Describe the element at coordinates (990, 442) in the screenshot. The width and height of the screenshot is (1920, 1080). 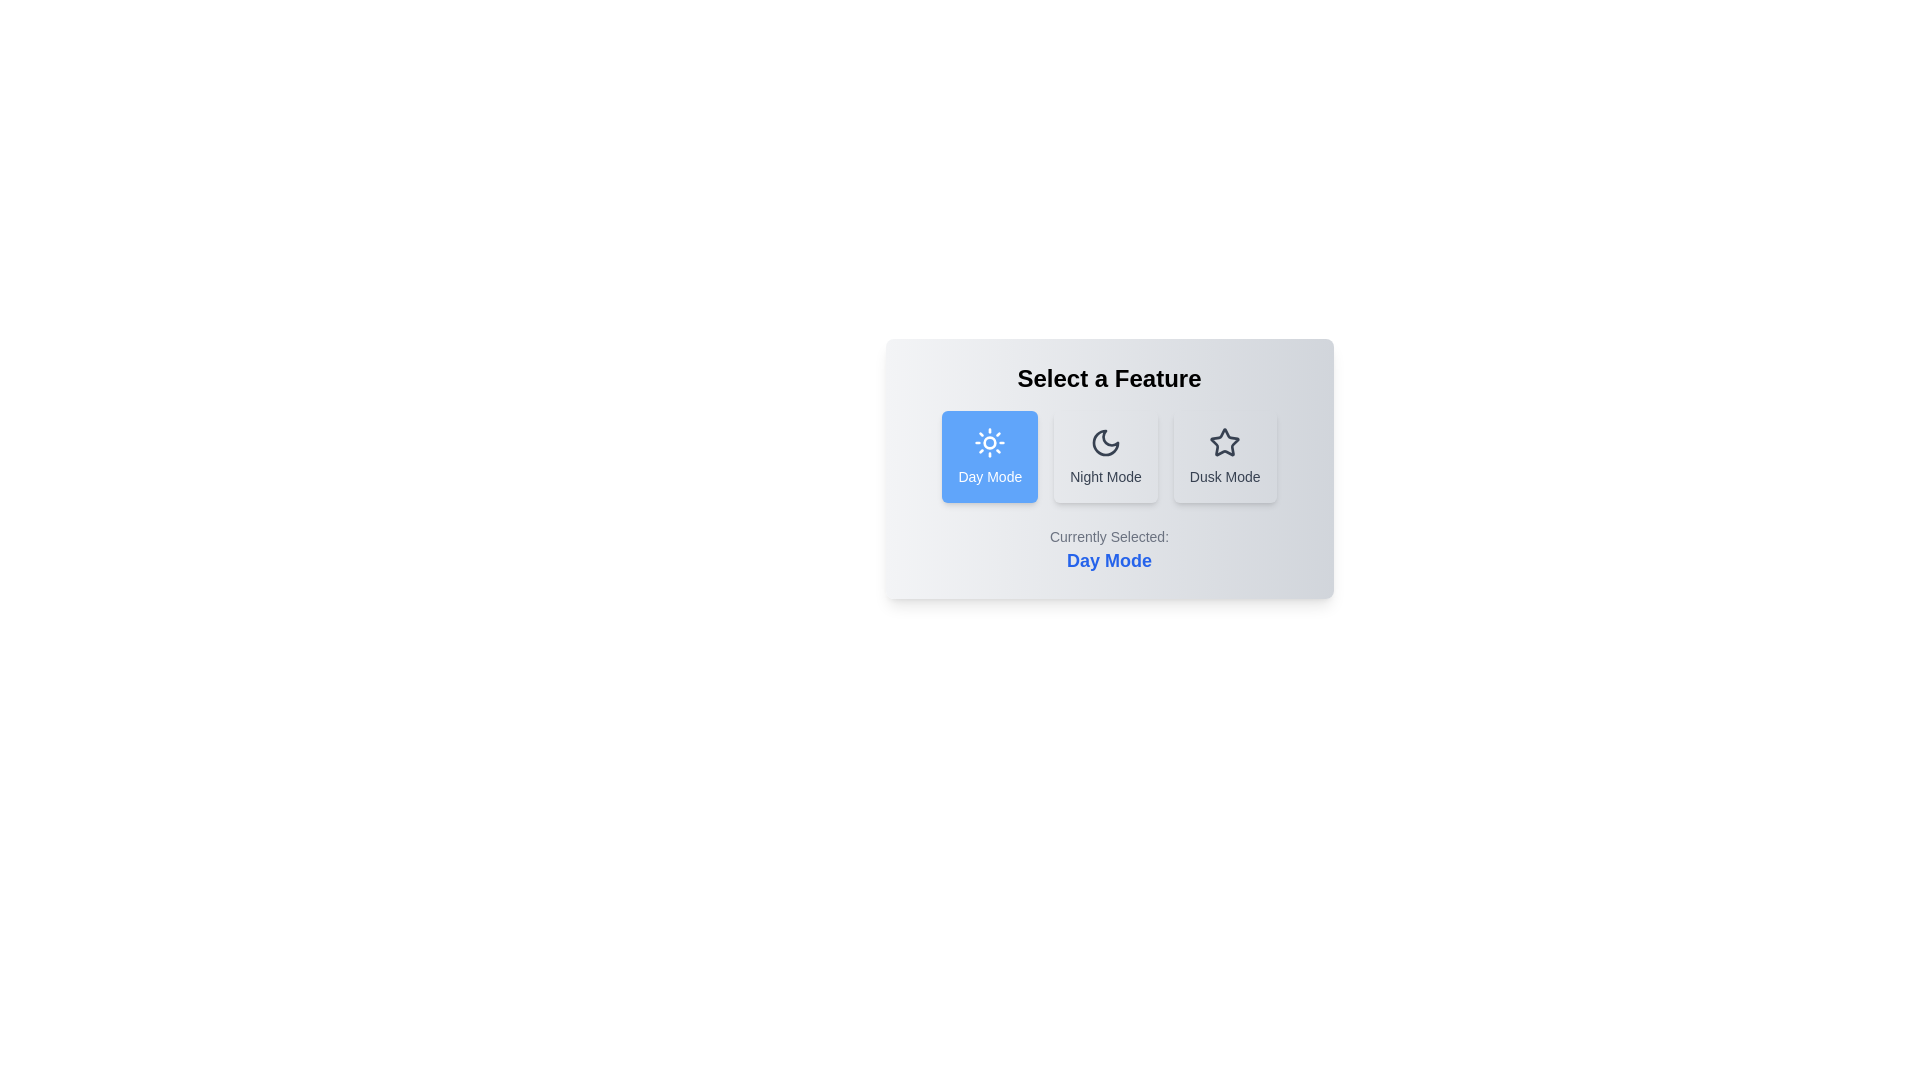
I see `the icon of the button labeled Day Mode` at that location.